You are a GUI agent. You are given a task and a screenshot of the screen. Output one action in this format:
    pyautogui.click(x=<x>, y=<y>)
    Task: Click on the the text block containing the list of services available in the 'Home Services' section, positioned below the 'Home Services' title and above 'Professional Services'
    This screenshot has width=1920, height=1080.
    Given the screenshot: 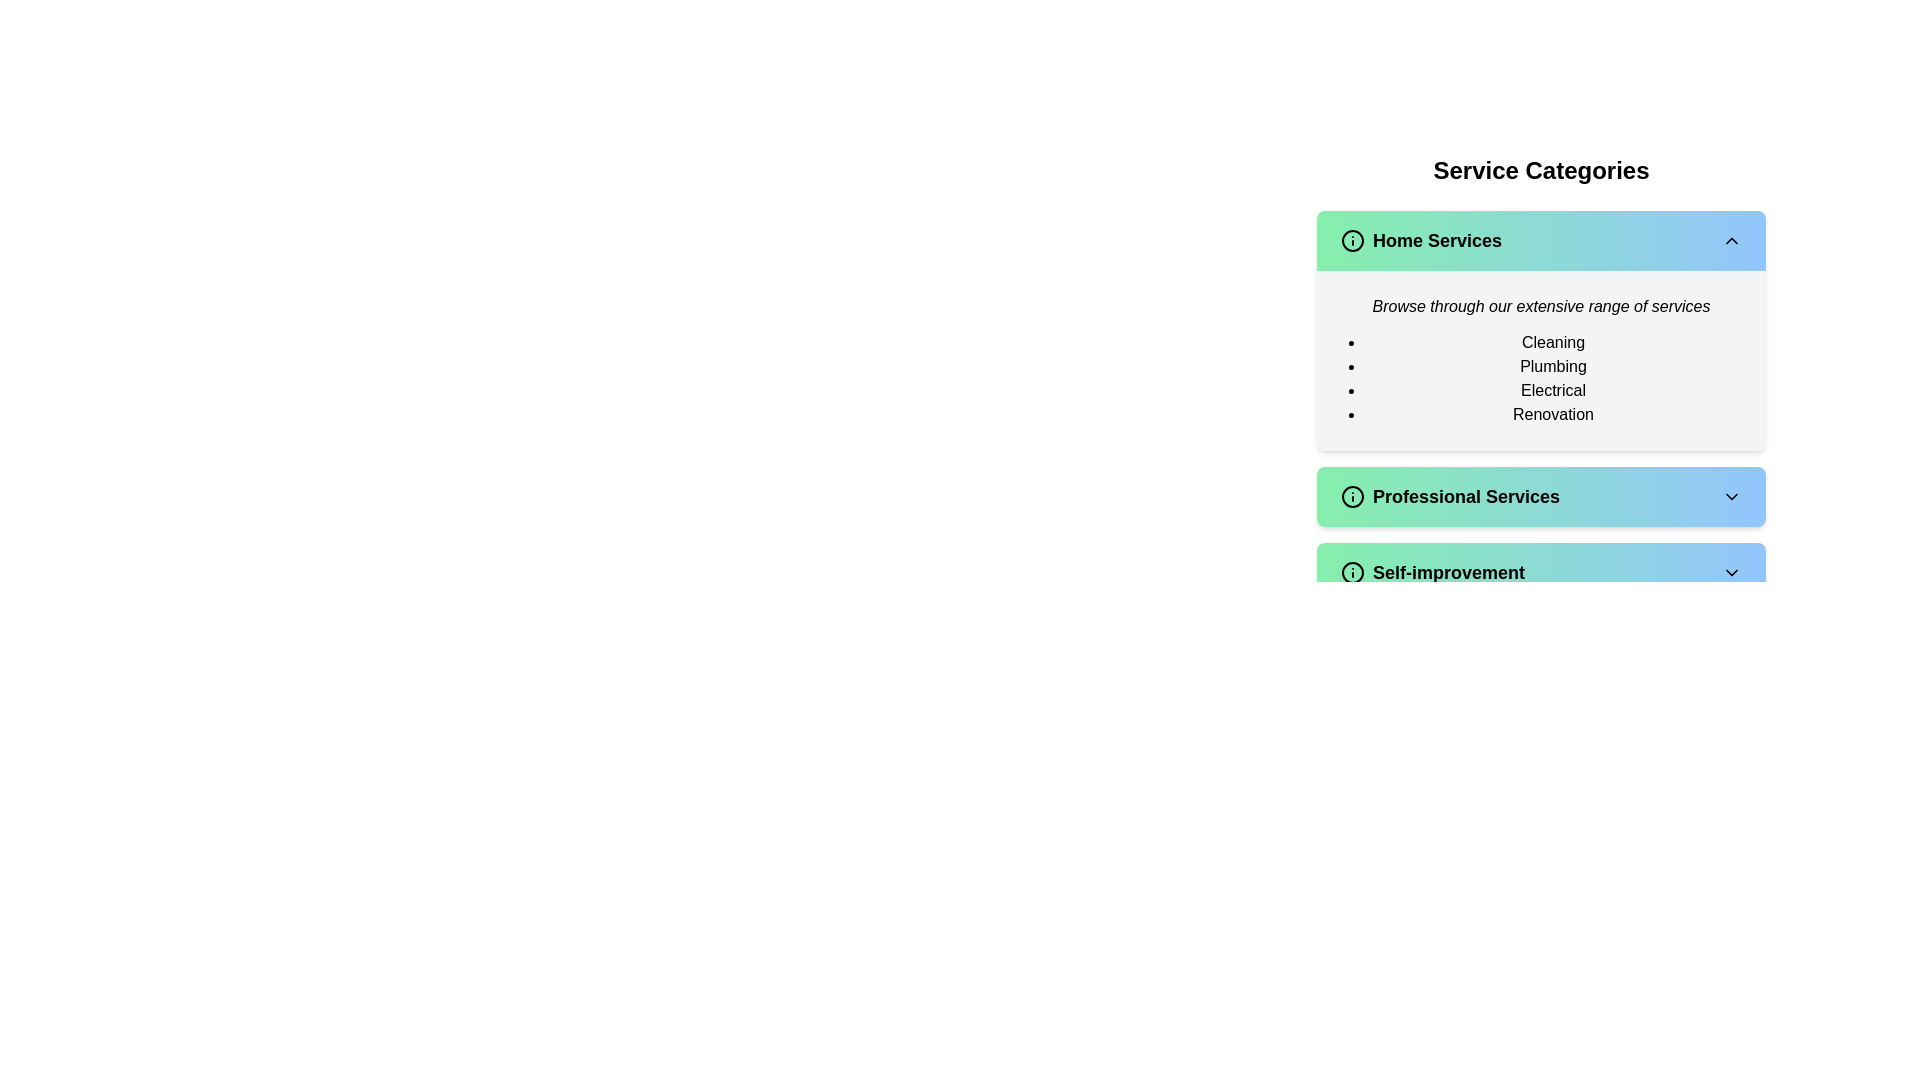 What is the action you would take?
    pyautogui.click(x=1540, y=361)
    